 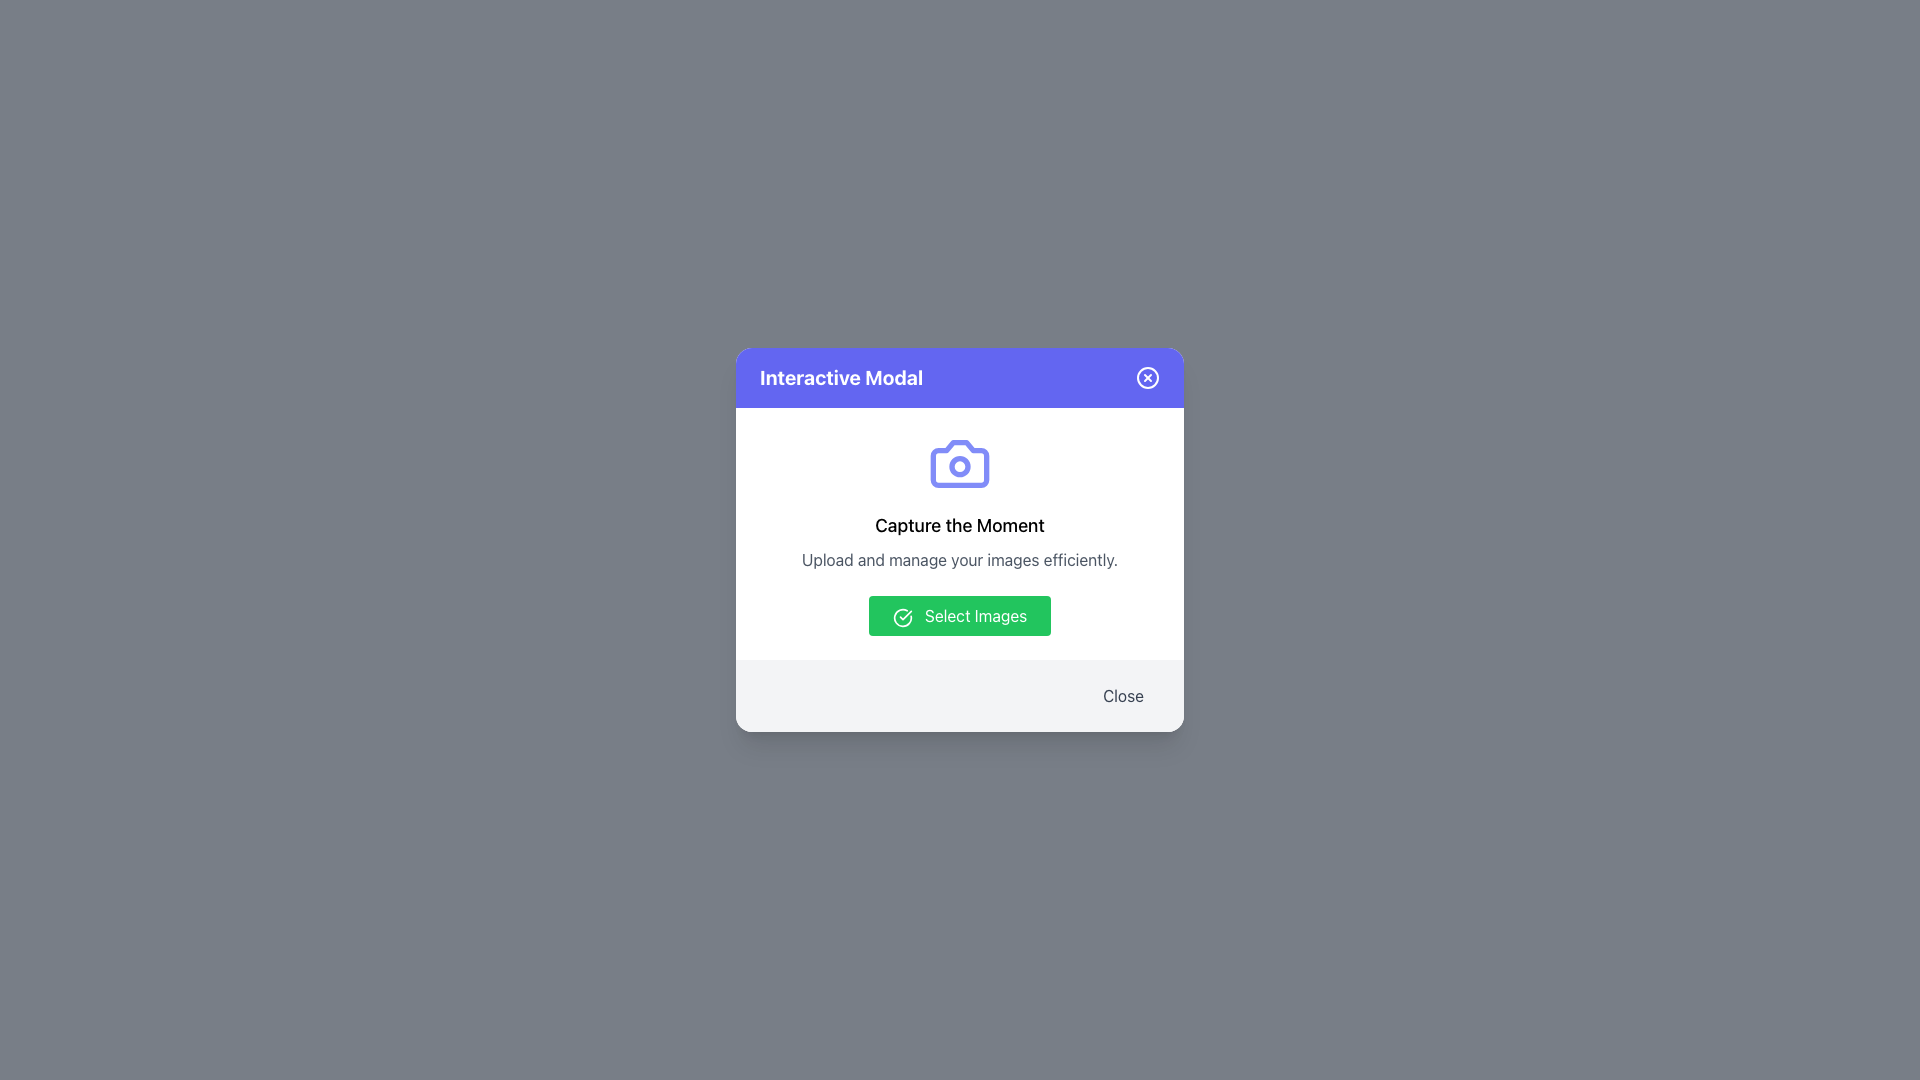 What do you see at coordinates (901, 616) in the screenshot?
I see `the decorative status indicator icon located to the left of the 'Select Images' button` at bounding box center [901, 616].